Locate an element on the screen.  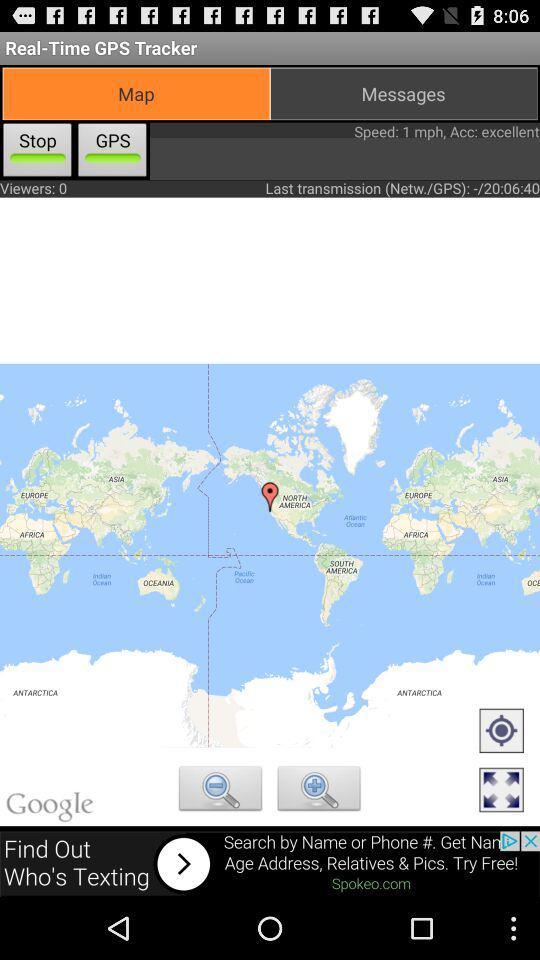
click the zoom-in option is located at coordinates (319, 791).